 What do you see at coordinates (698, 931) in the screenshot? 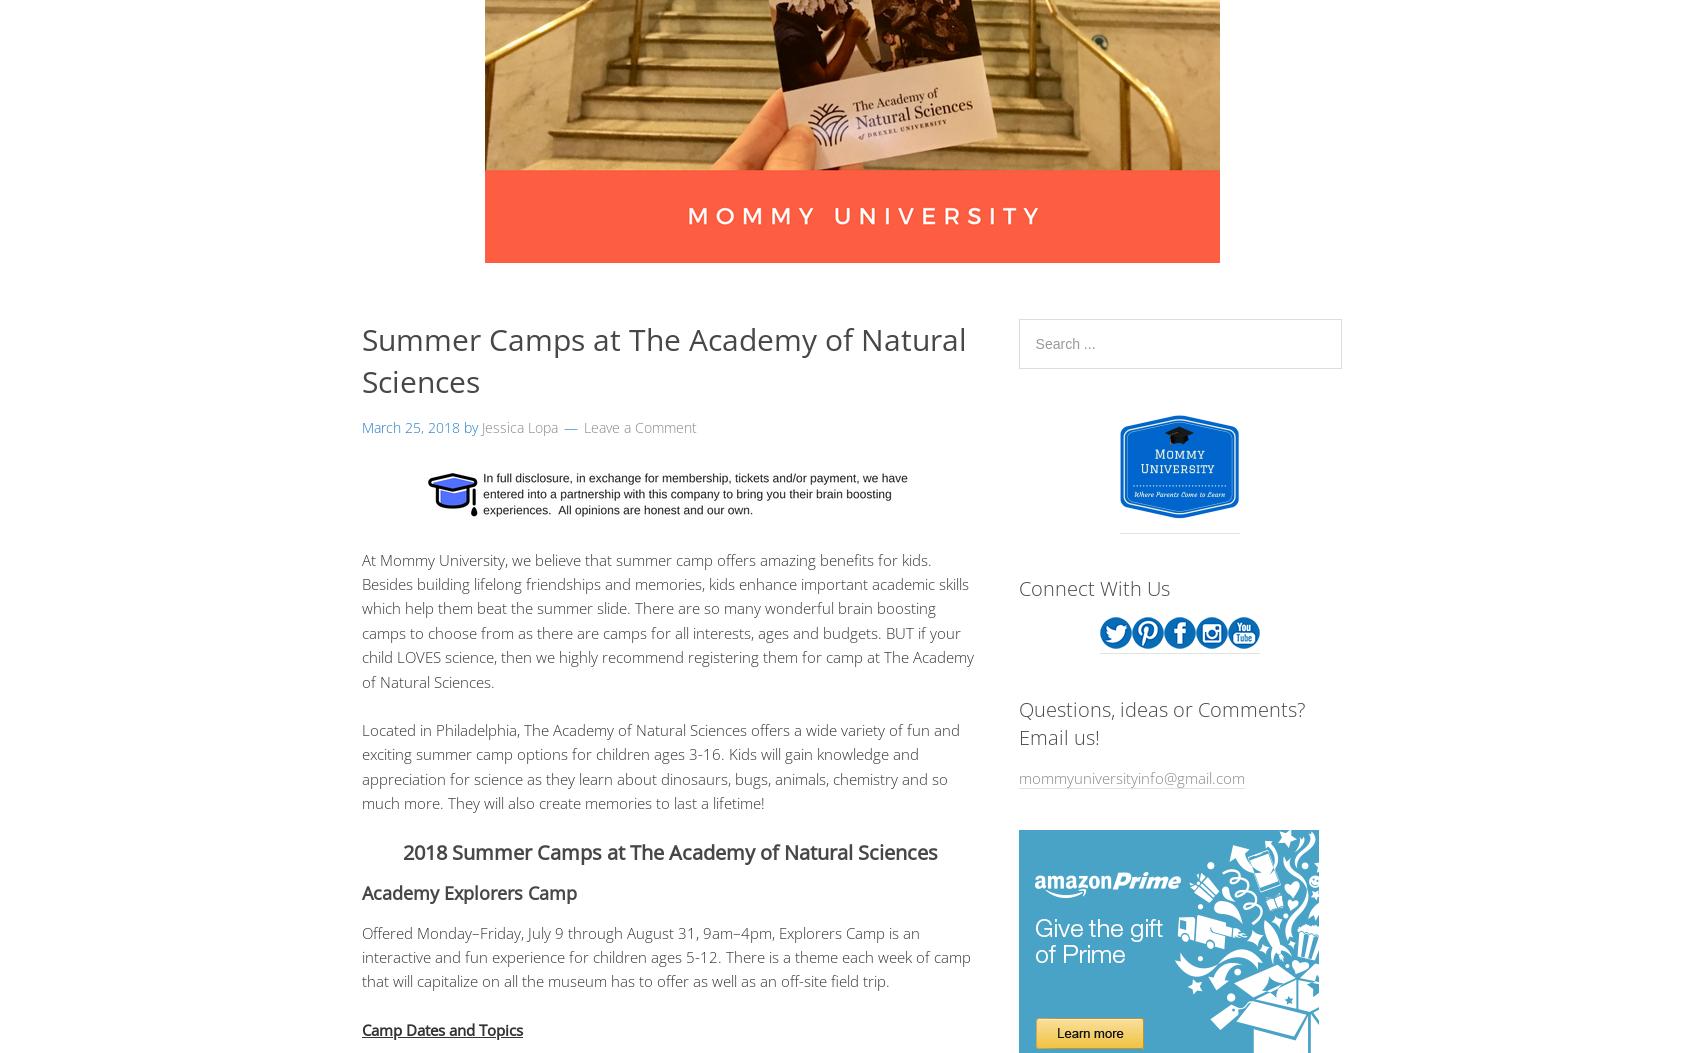
I see `','` at bounding box center [698, 931].